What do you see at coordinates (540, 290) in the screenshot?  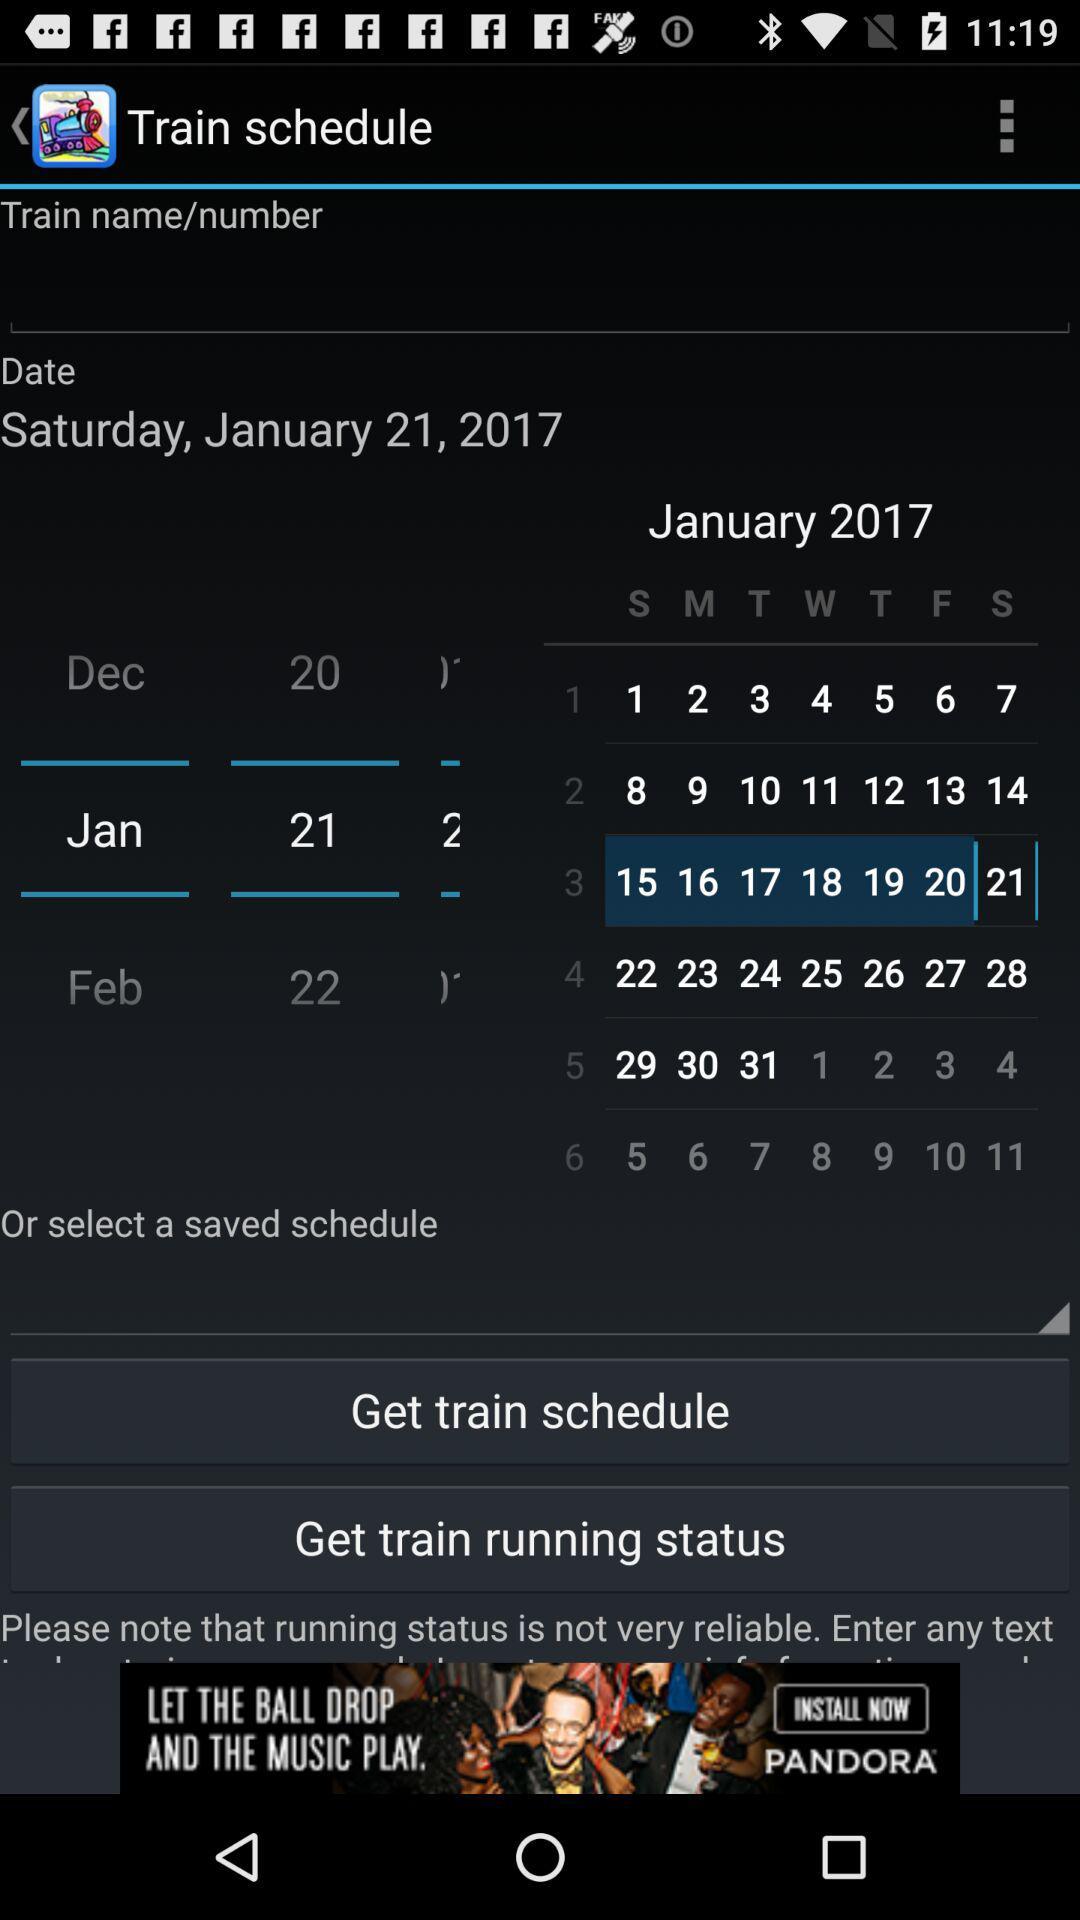 I see `train name or number` at bounding box center [540, 290].